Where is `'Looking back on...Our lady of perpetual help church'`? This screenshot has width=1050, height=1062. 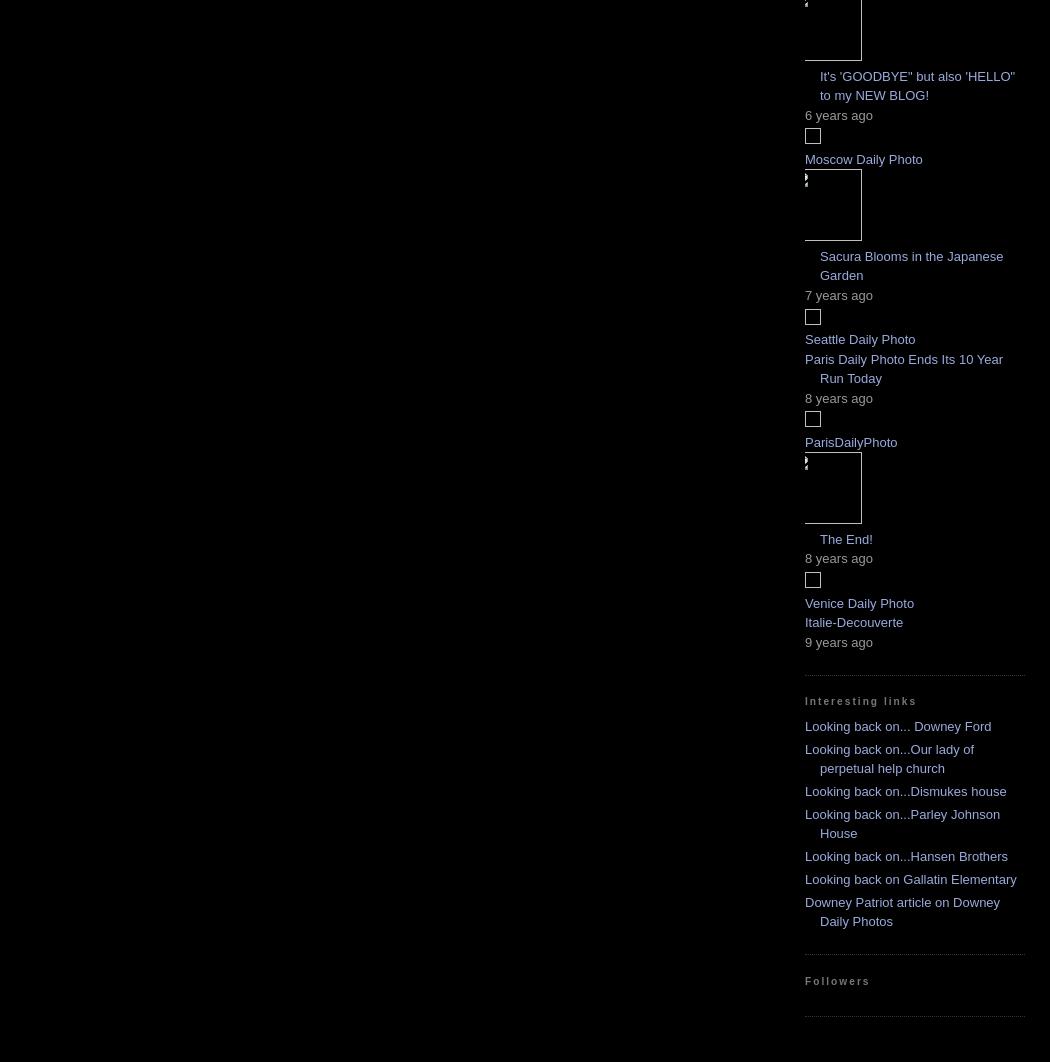
'Looking back on...Our lady of perpetual help church' is located at coordinates (888, 758).